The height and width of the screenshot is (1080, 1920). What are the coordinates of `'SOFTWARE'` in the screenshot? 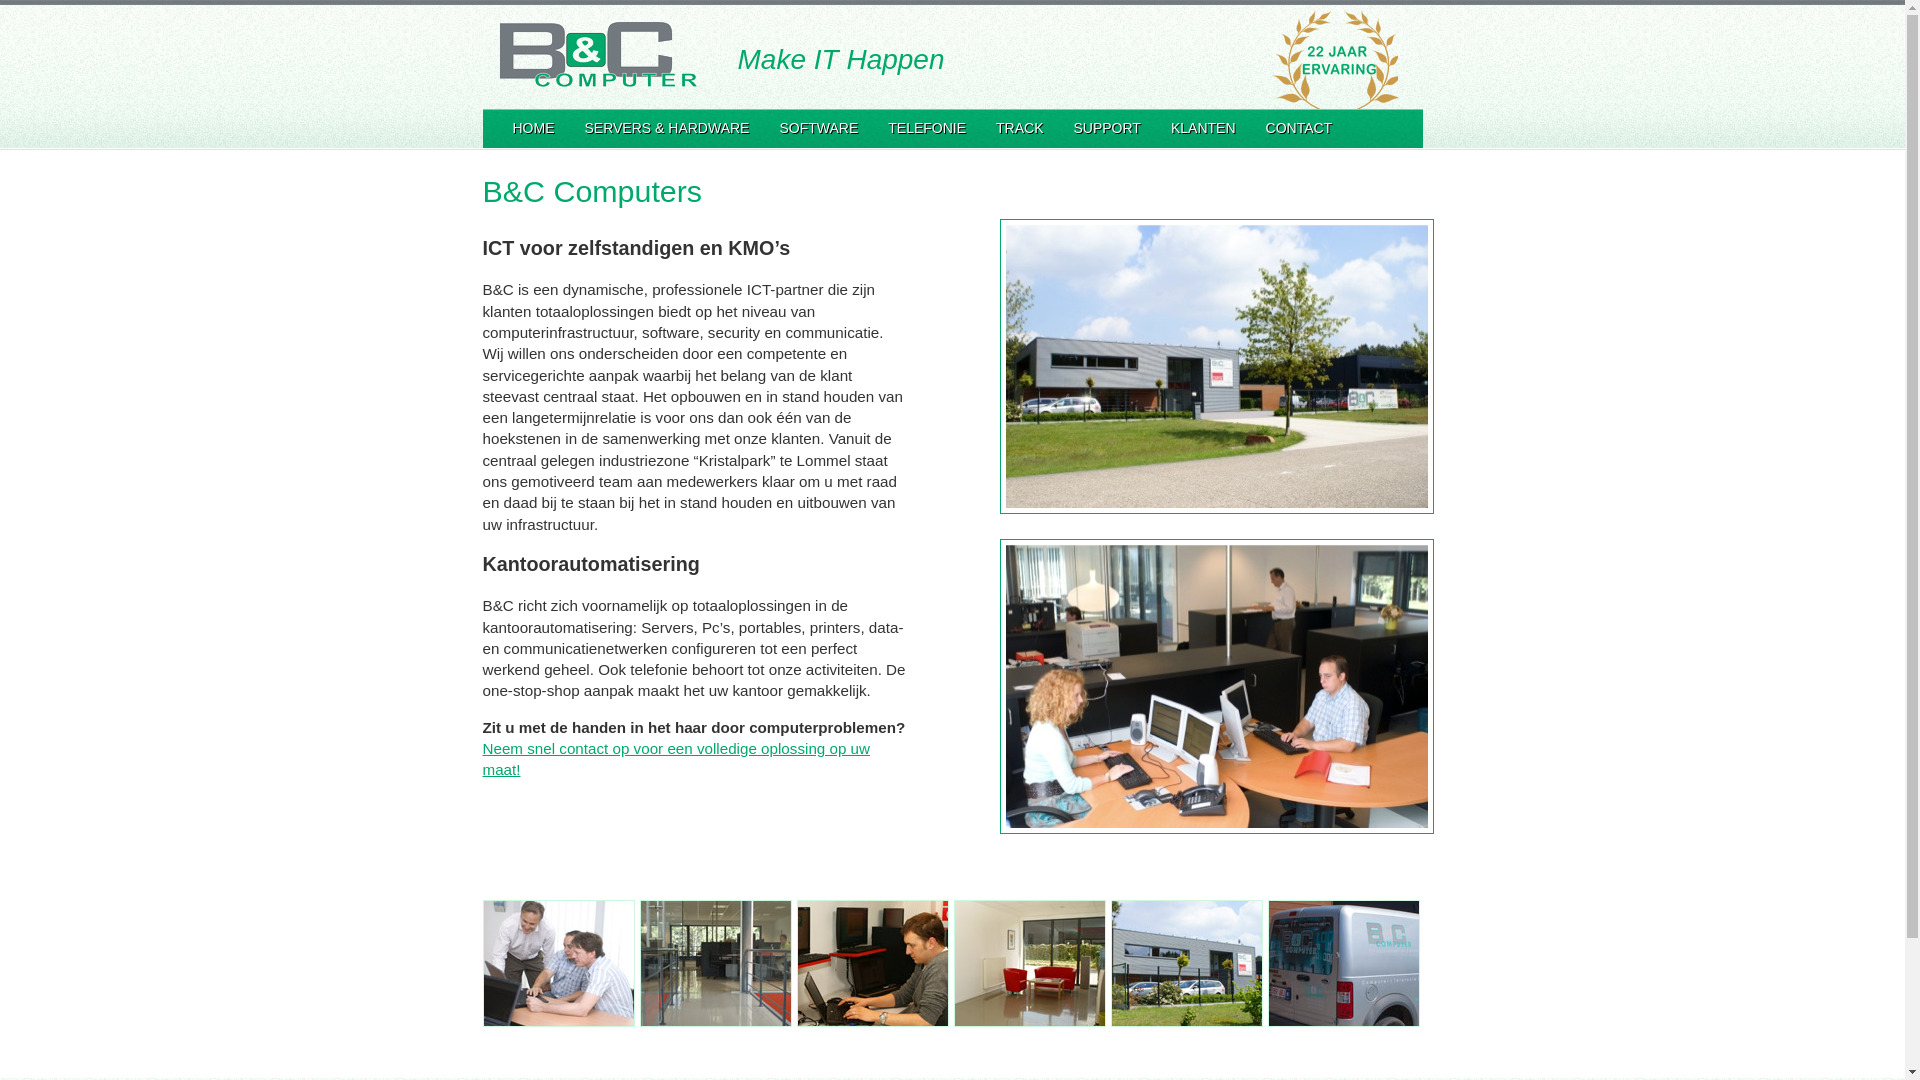 It's located at (818, 128).